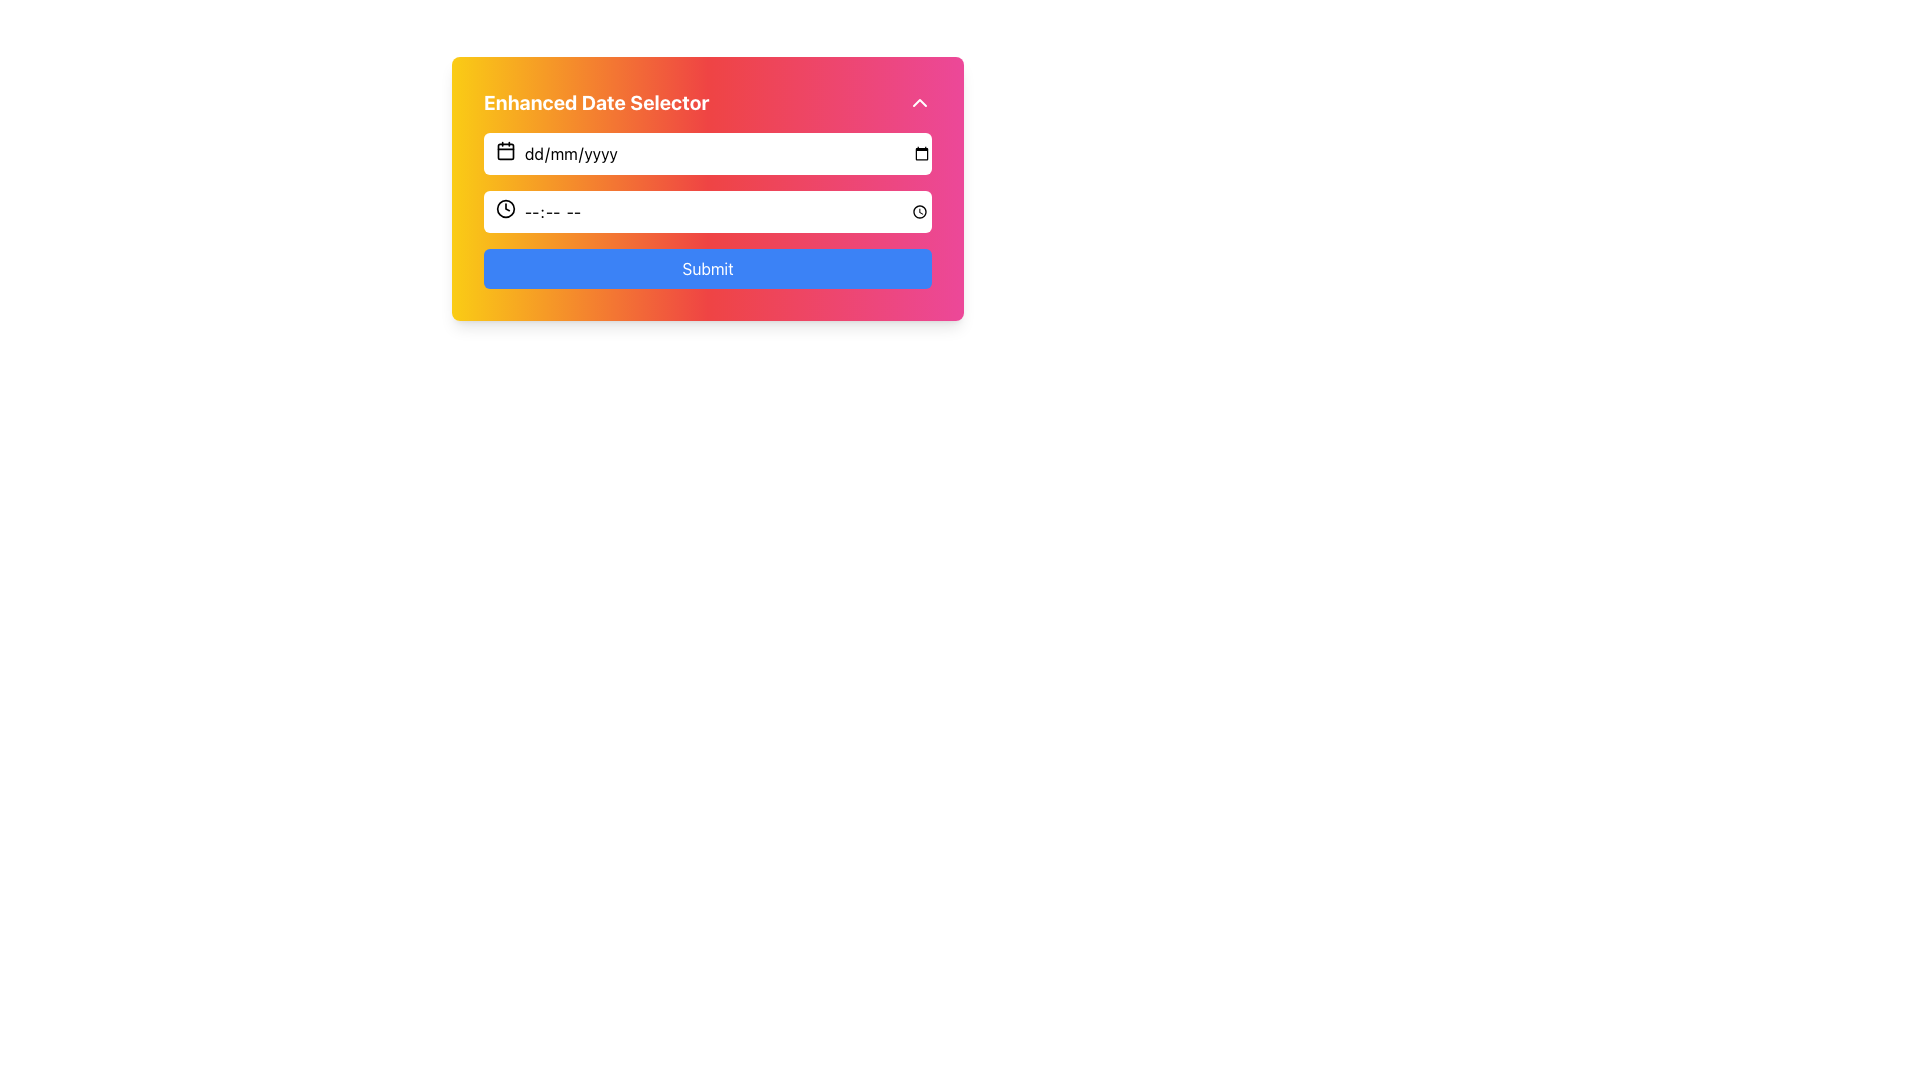 The height and width of the screenshot is (1080, 1920). Describe the element at coordinates (919, 103) in the screenshot. I see `the upward-pointing triangular arrow icon located at the top-right corner of the 'Enhanced Date Selector' card` at that location.